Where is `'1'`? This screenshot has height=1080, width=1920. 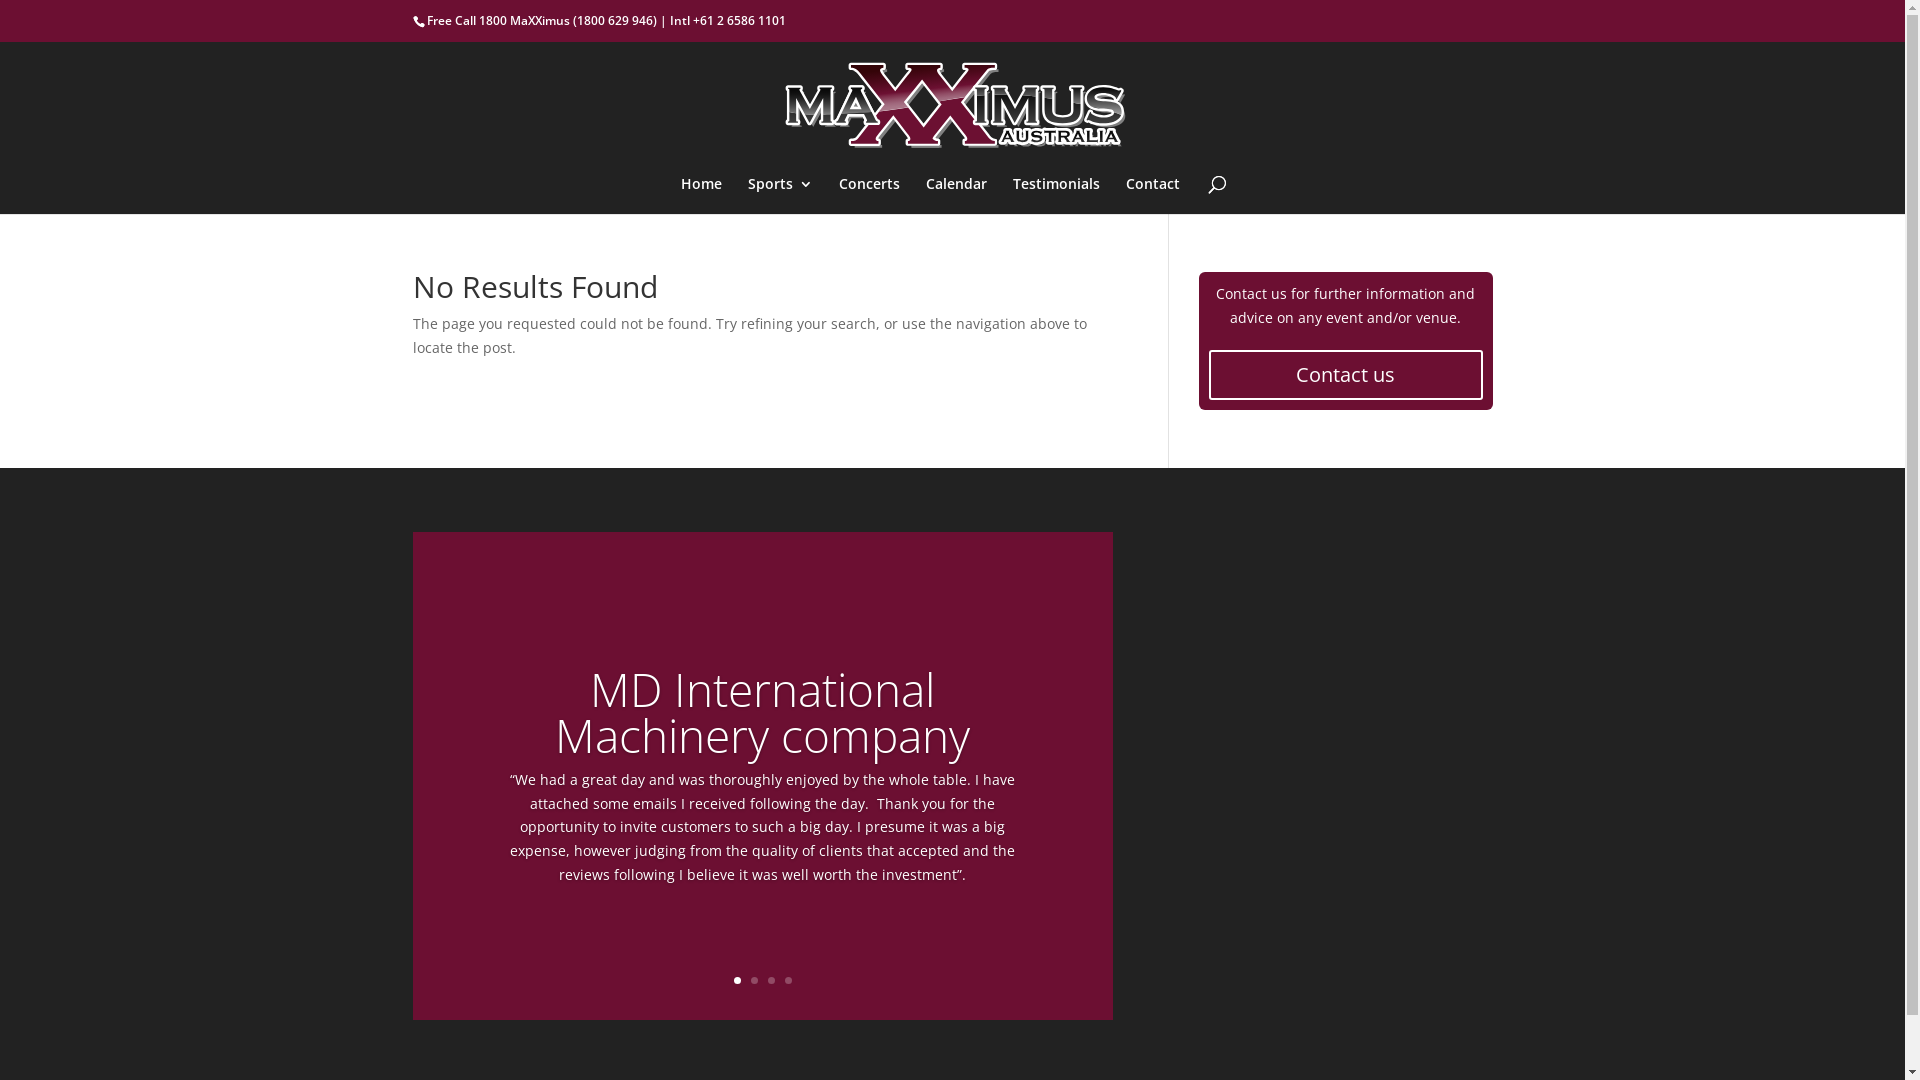
'1' is located at coordinates (733, 979).